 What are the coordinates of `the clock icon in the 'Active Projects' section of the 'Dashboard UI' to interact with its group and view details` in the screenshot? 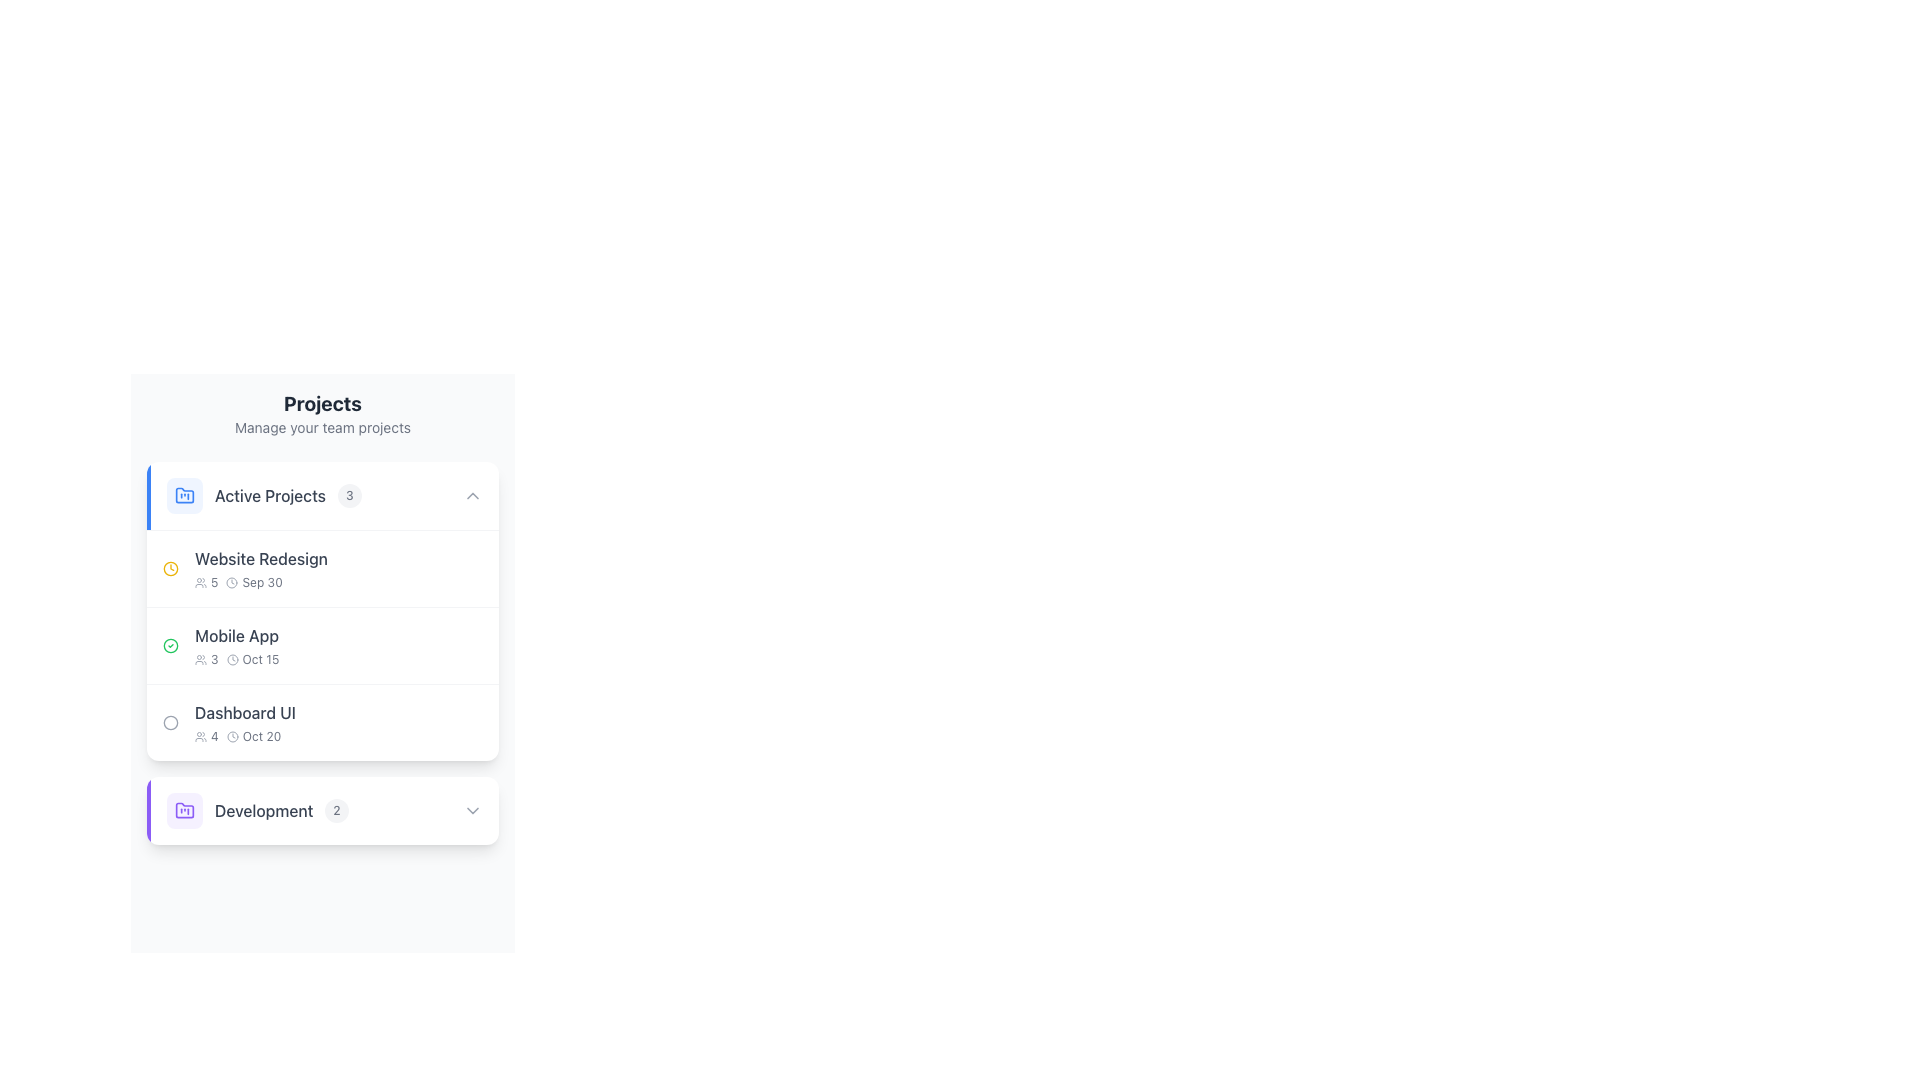 It's located at (232, 736).